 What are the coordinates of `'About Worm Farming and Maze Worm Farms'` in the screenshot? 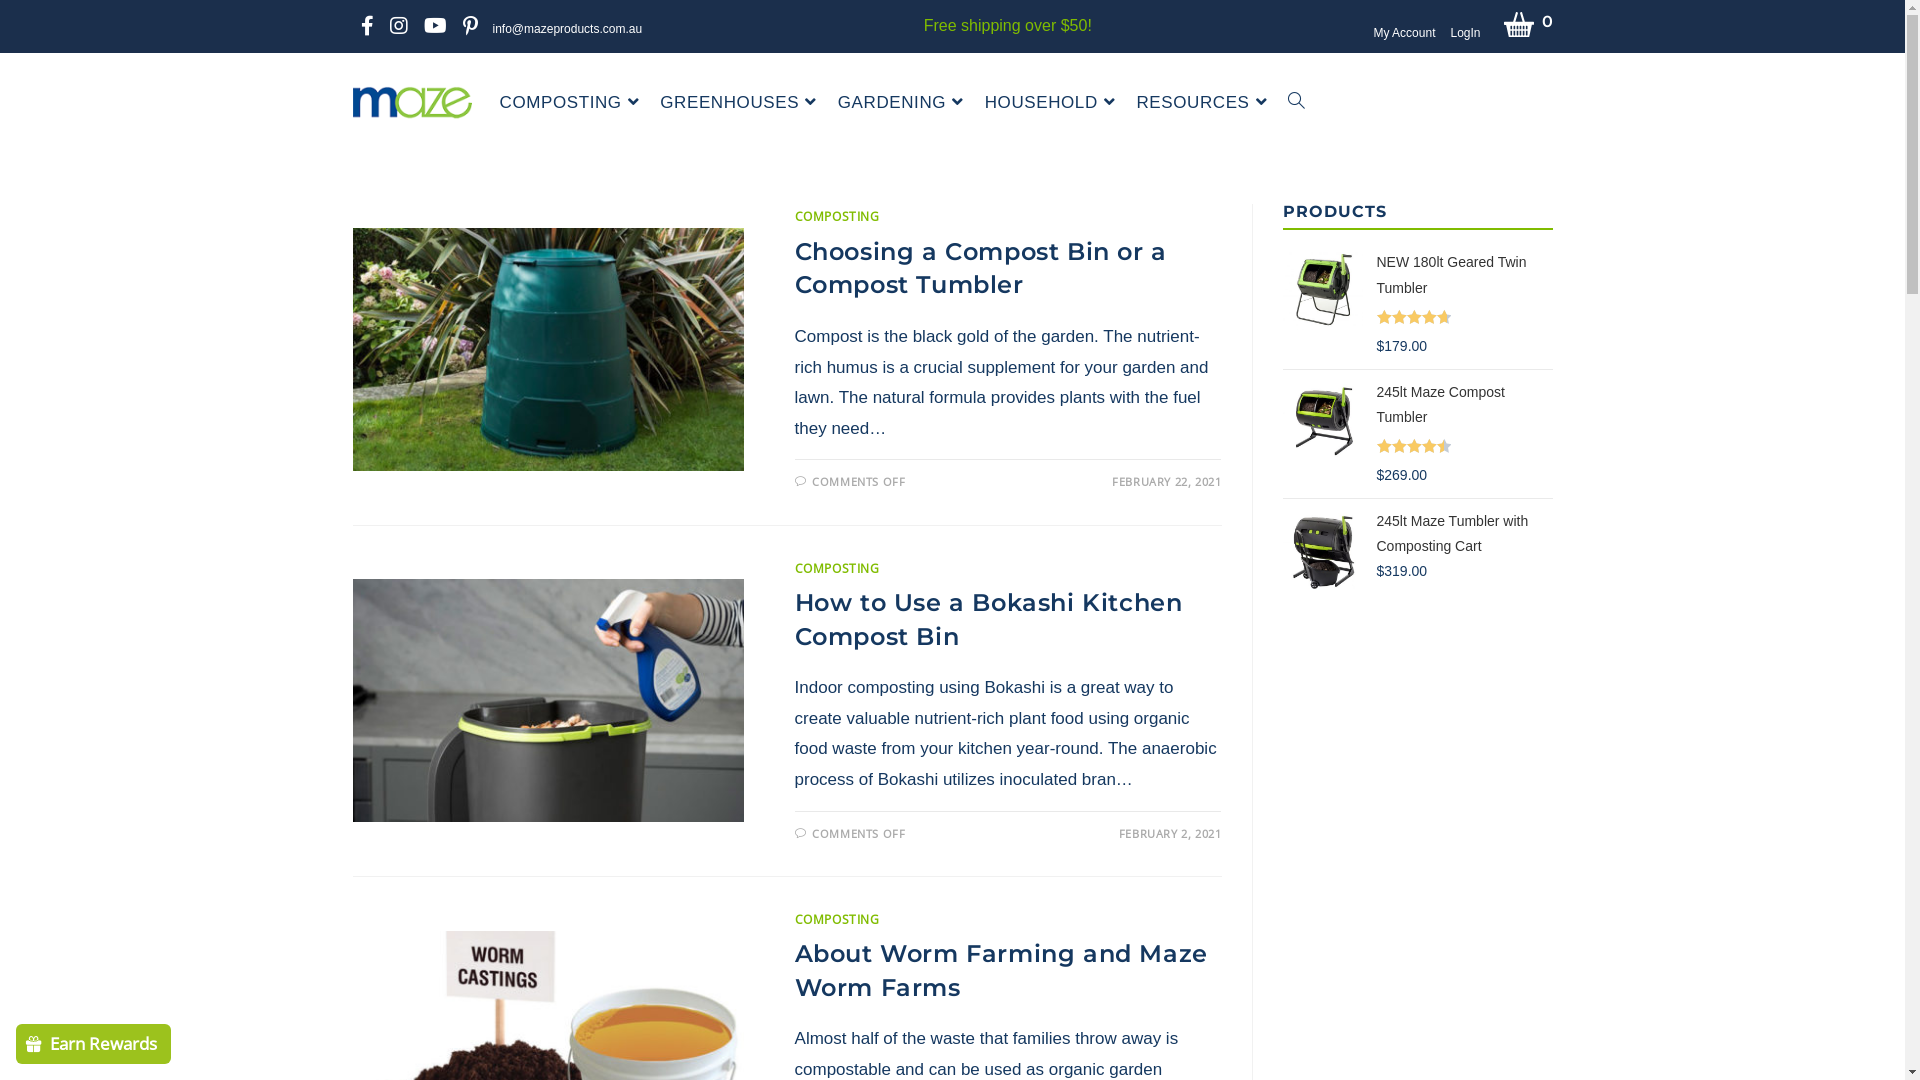 It's located at (794, 969).